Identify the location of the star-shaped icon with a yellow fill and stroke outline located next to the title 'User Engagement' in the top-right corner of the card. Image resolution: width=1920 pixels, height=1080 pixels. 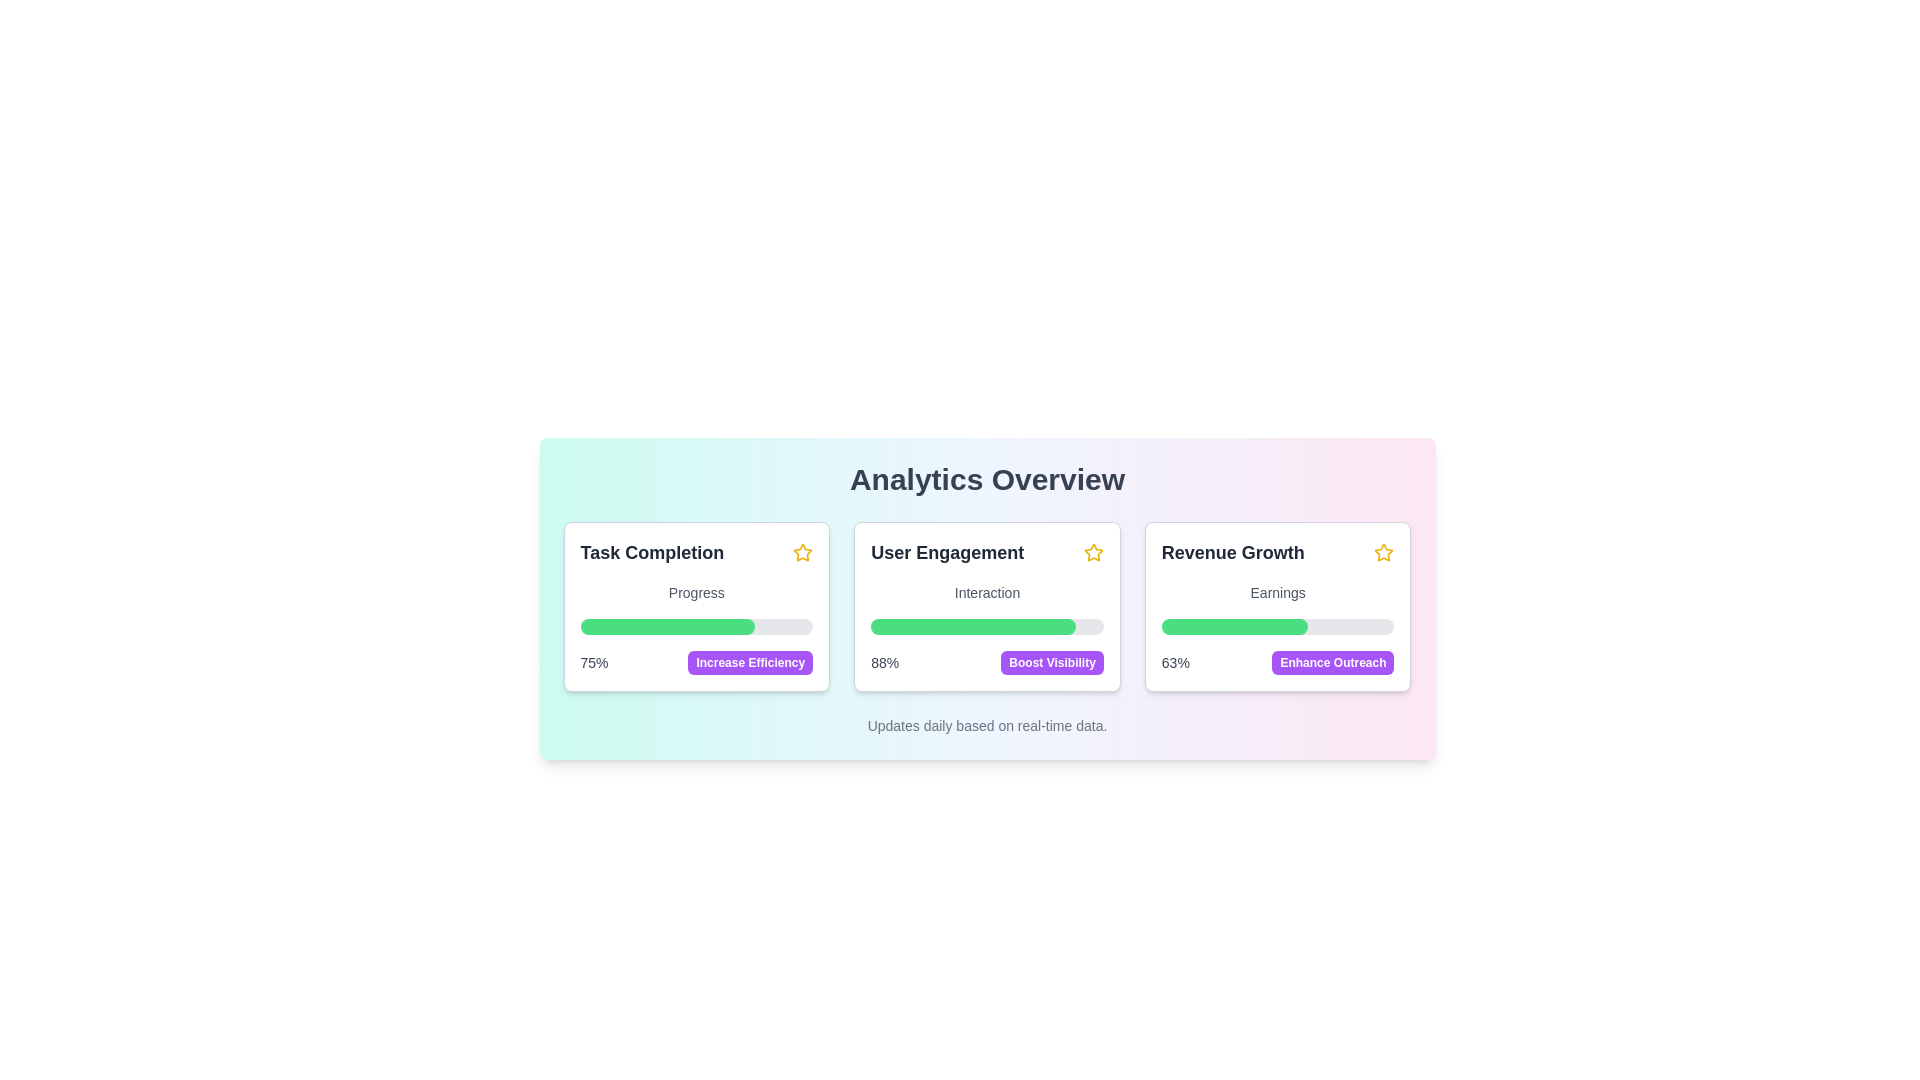
(1092, 552).